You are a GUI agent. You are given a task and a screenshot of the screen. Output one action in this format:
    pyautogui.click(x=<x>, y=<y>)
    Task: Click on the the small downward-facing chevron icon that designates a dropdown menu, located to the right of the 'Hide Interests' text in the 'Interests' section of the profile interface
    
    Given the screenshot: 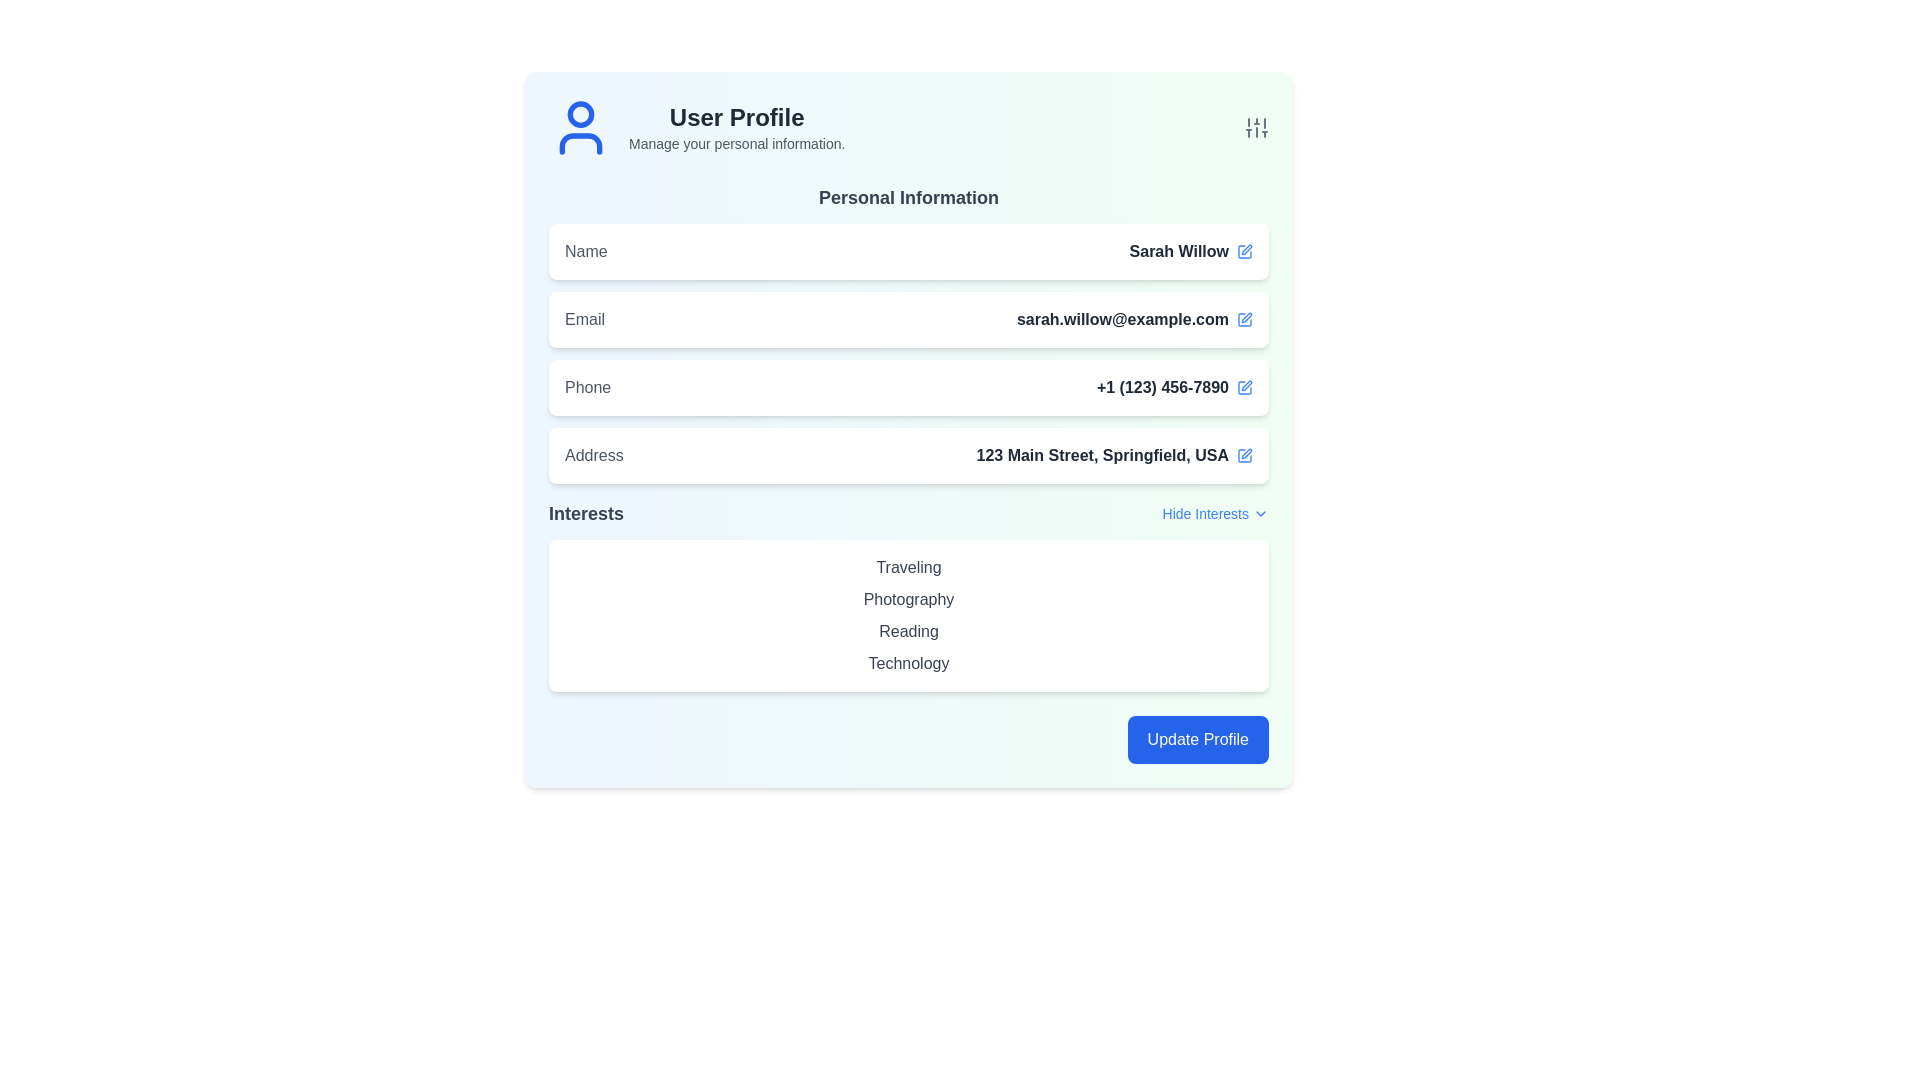 What is the action you would take?
    pyautogui.click(x=1260, y=512)
    